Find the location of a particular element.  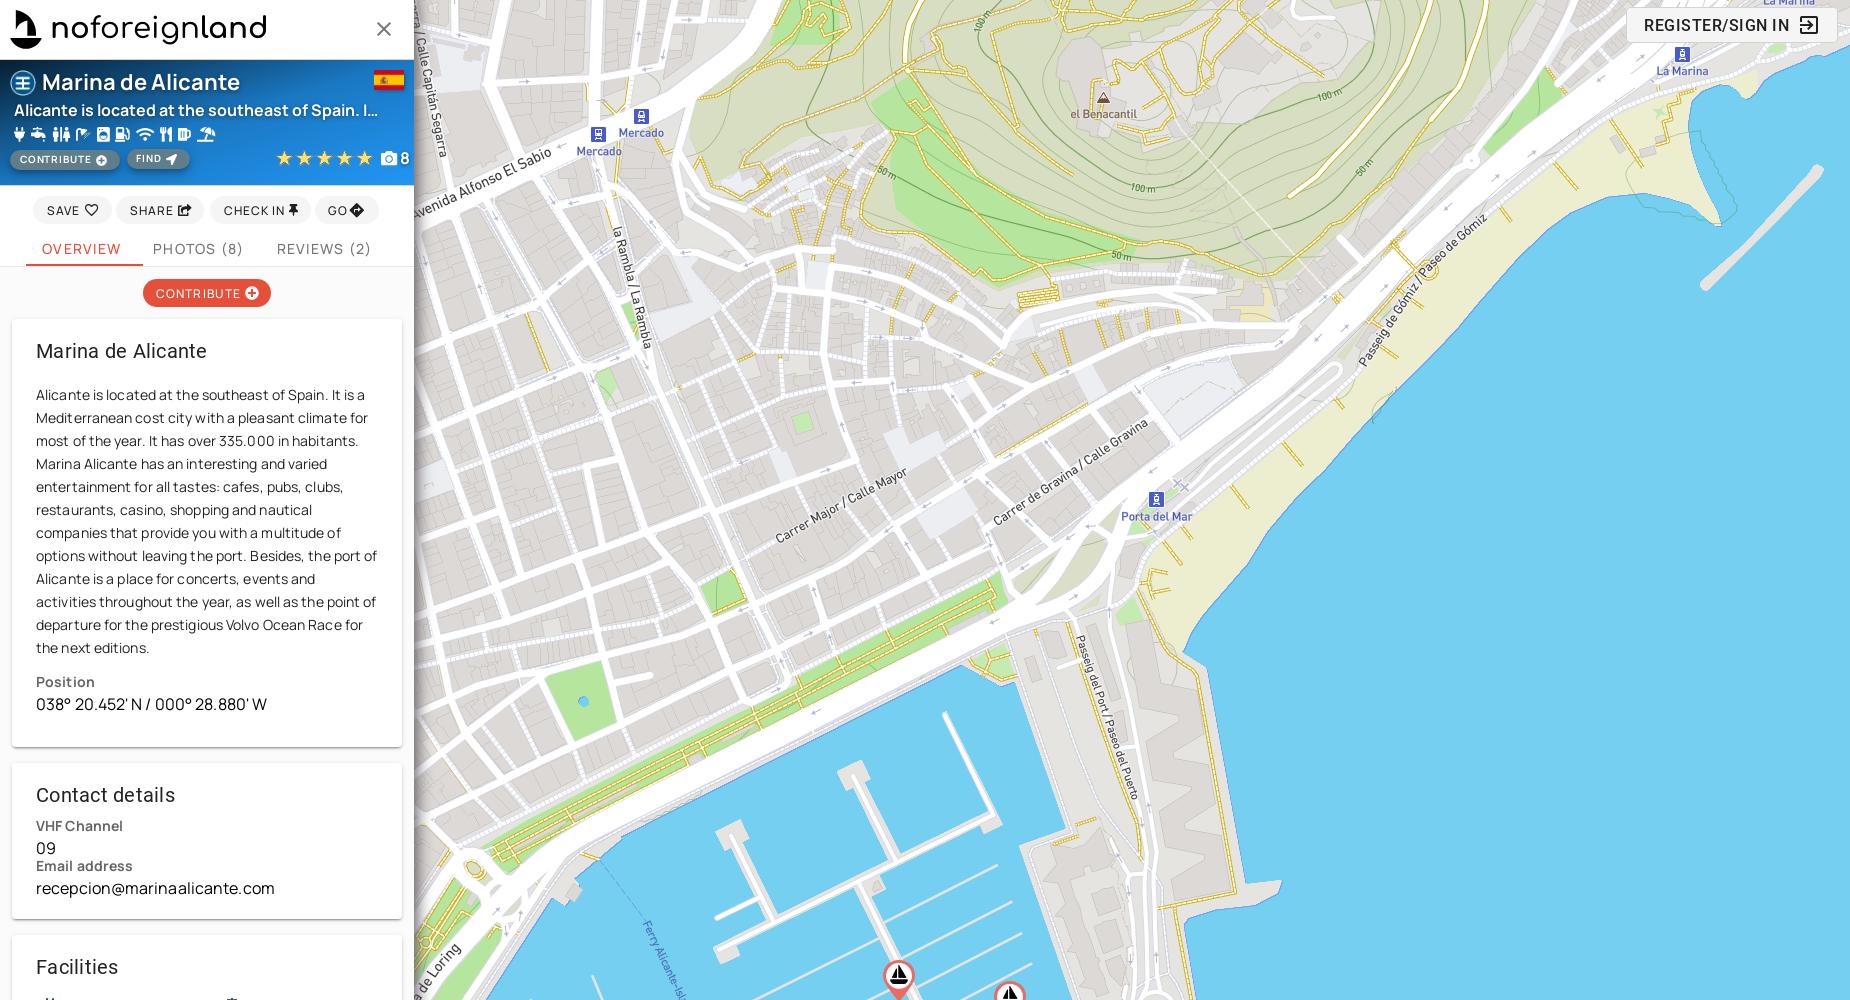

'Alicante is located at the southeast of Spain. It is a Mediterranean cost city with a pleasant climate for most of the year. It has over 335.000 in habitants.

Marina Alicante has an interesting and varied entertainment for all tastes: cafes, pubs, clubs, restaurants, casino, shopping and nautical companies that provide you with a multitude of options without leaving the port.

Besides, the port of Alicante is a place for concerts, events and activities throughout the year, as well as the point of departure for the prestigious Volvo Ocean Race for the next editions.' is located at coordinates (205, 521).